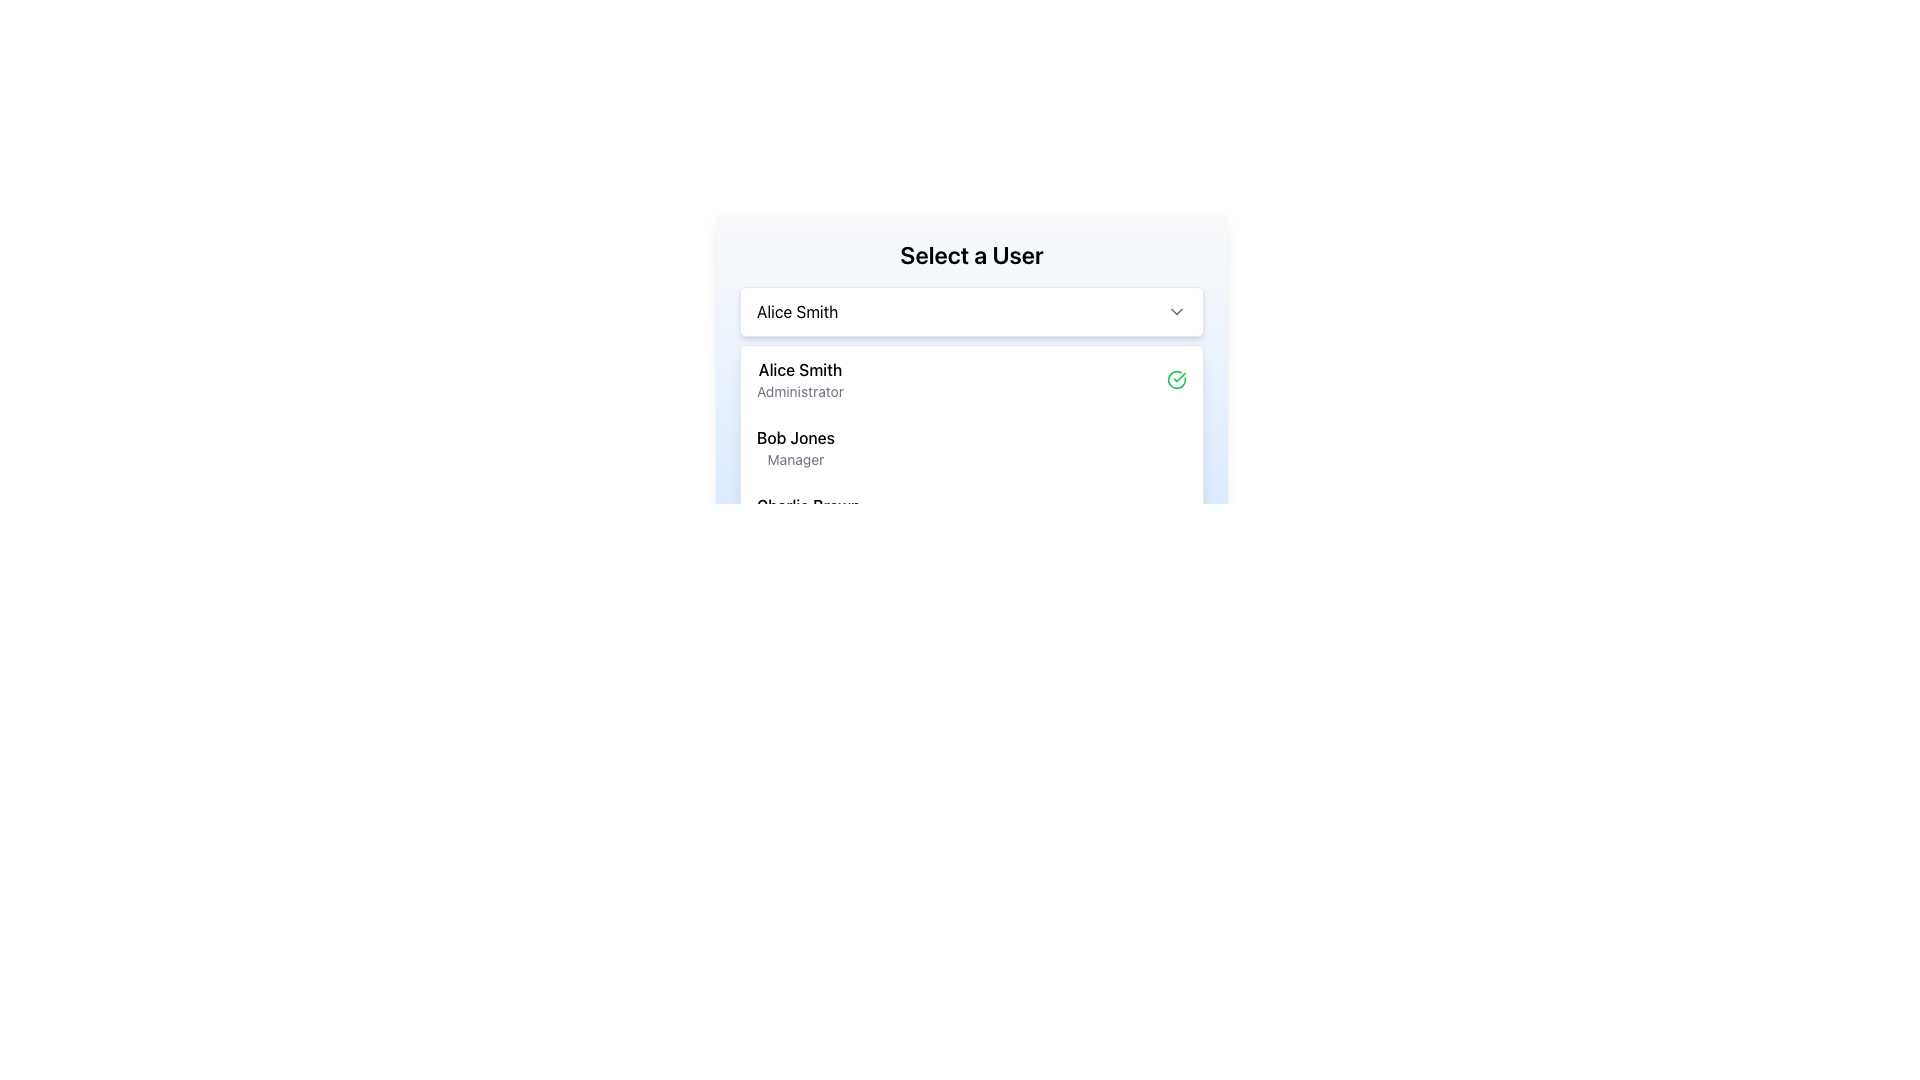 The width and height of the screenshot is (1920, 1080). I want to click on the Dropdown menu trigger located beneath the title 'Select a User', so click(971, 312).